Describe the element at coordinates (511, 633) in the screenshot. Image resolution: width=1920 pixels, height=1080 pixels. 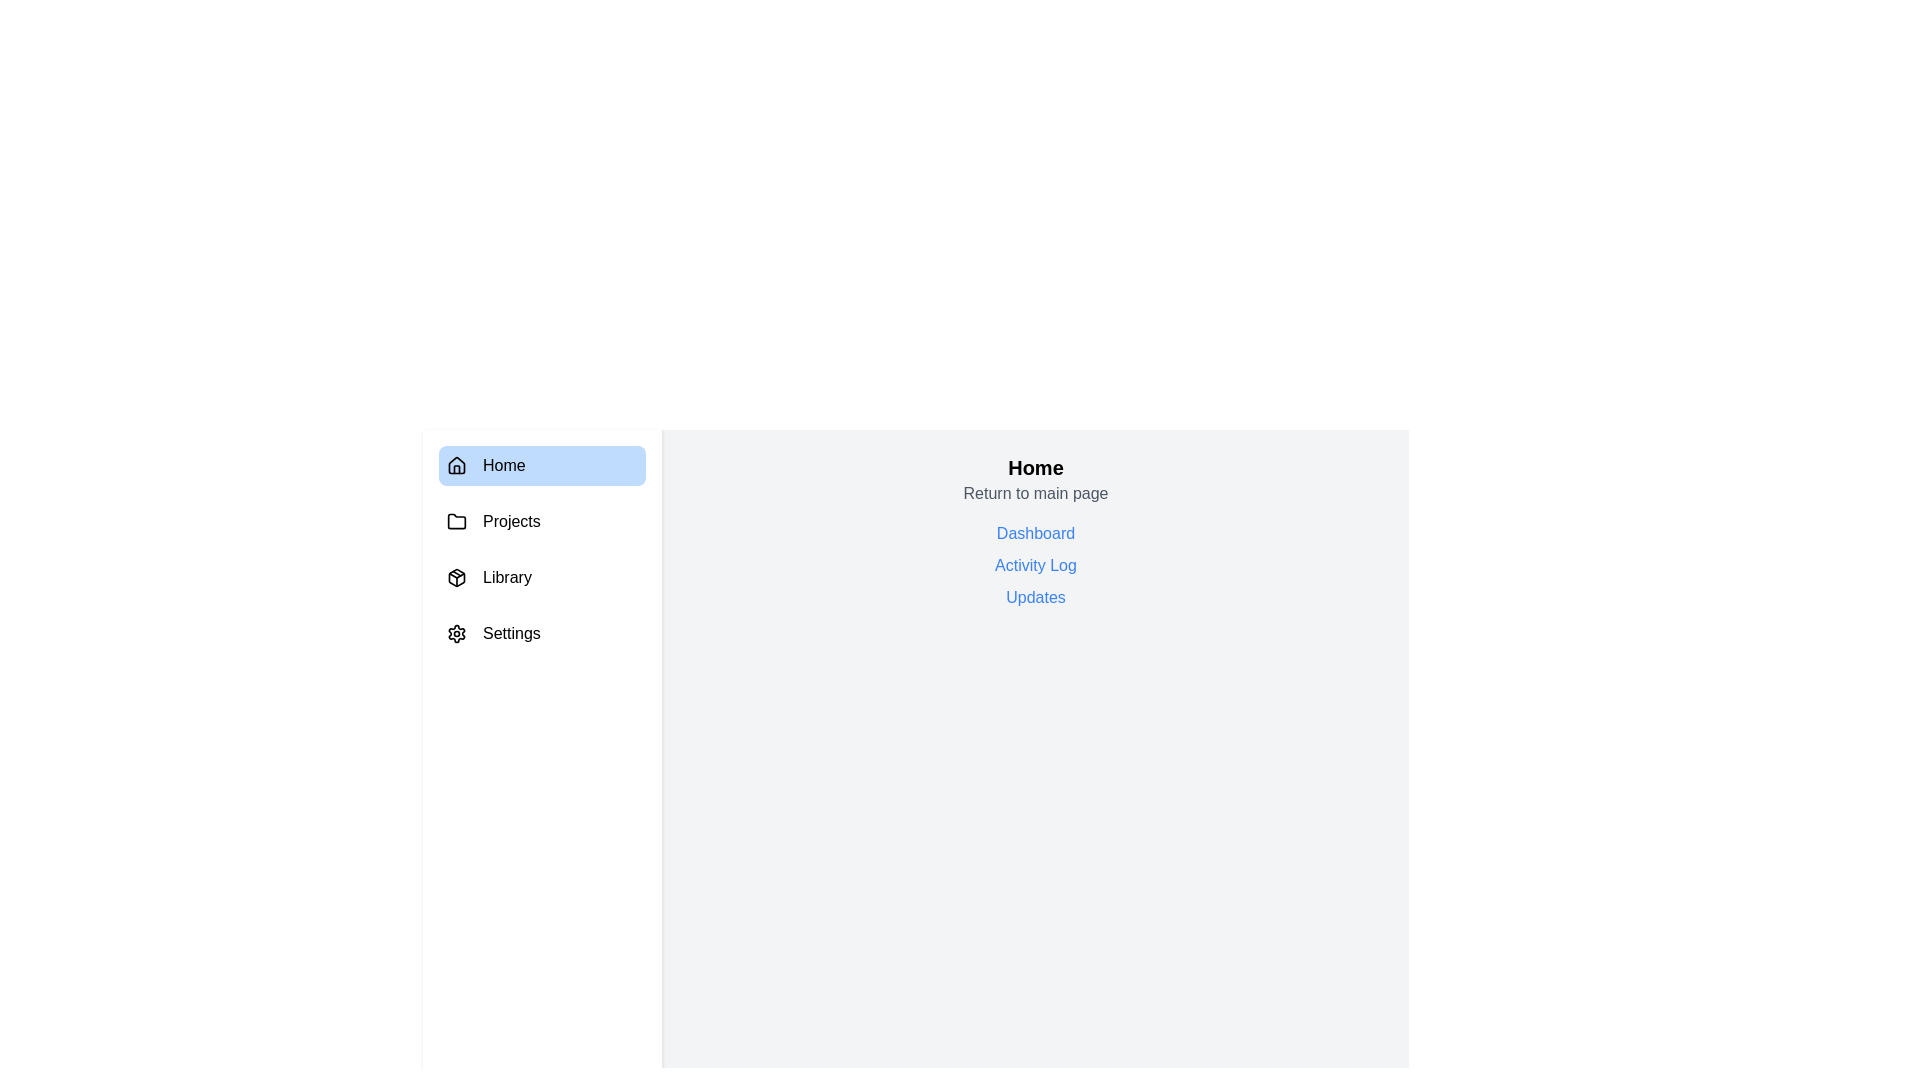
I see `the 'Settings' text label, which is styled in black font and positioned next to a gear icon in the vertical navigation menu` at that location.